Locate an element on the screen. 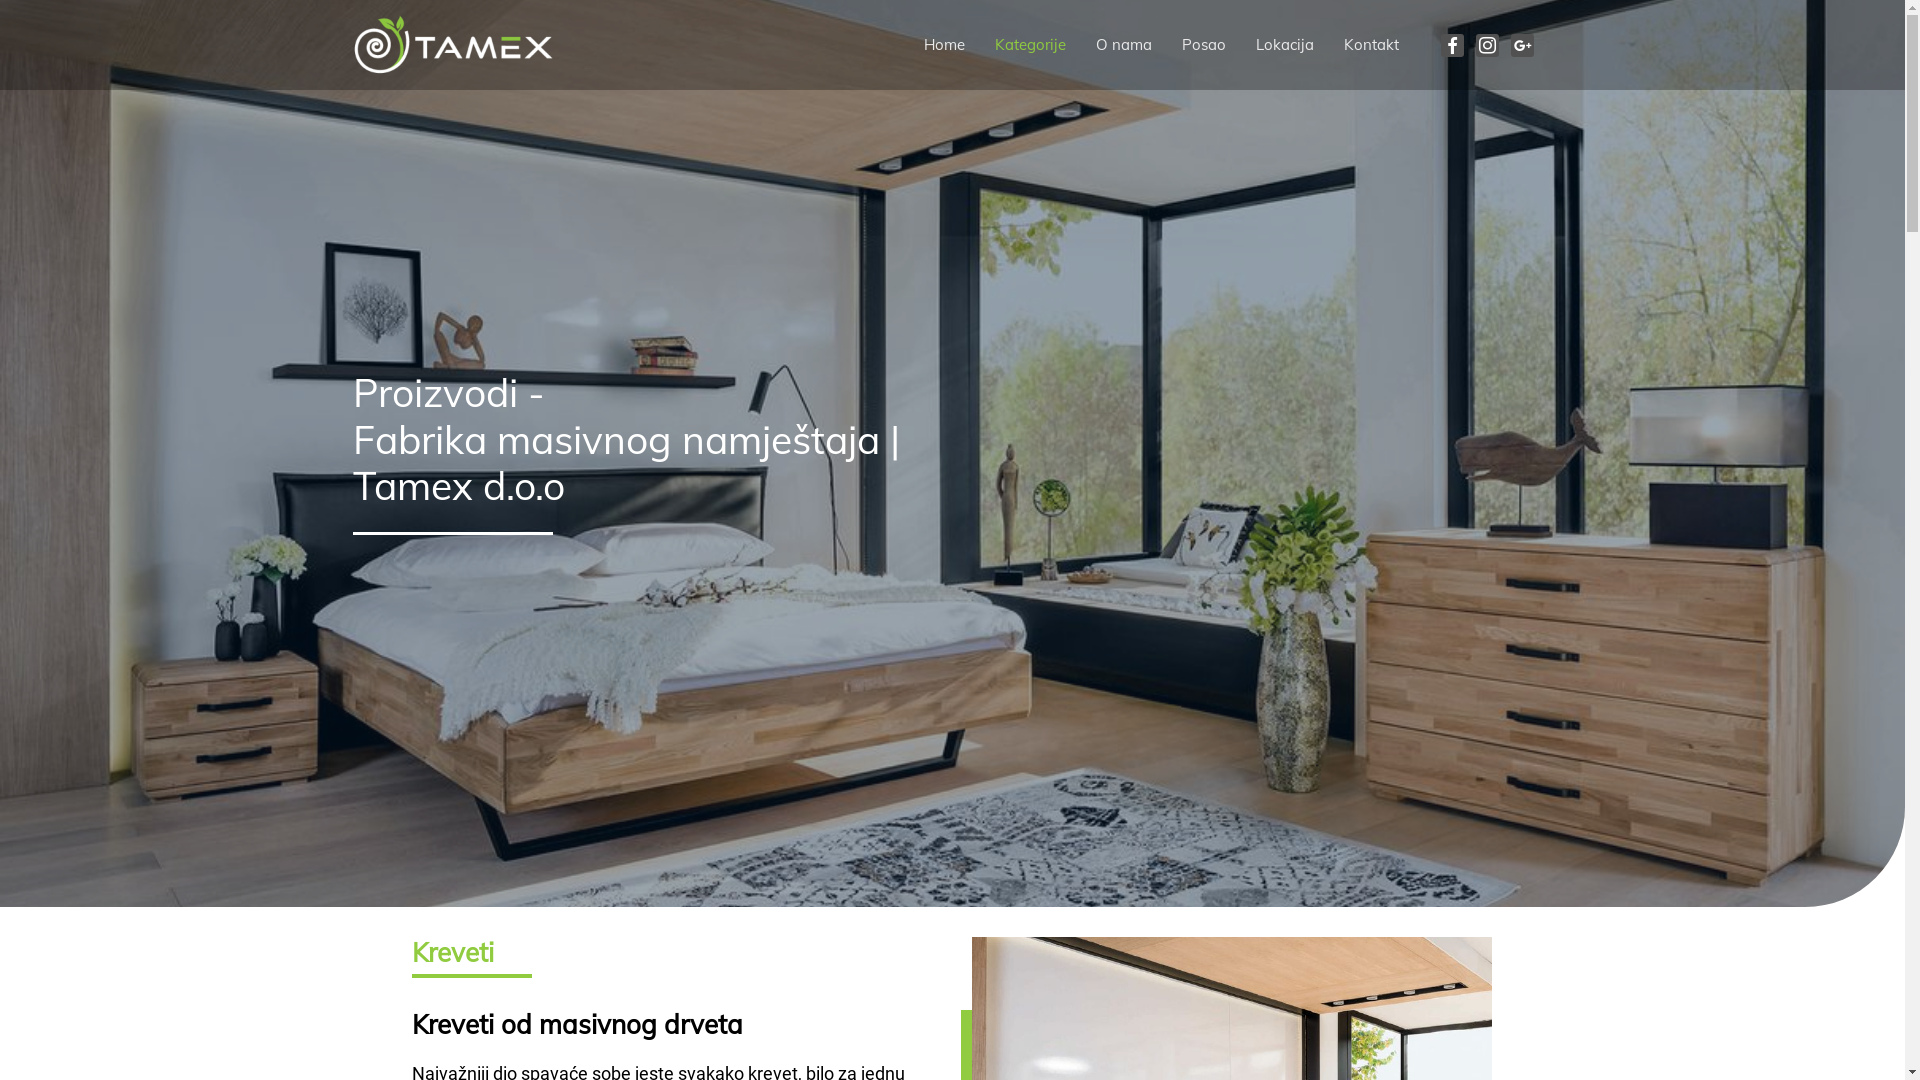  'O nama' is located at coordinates (1123, 45).